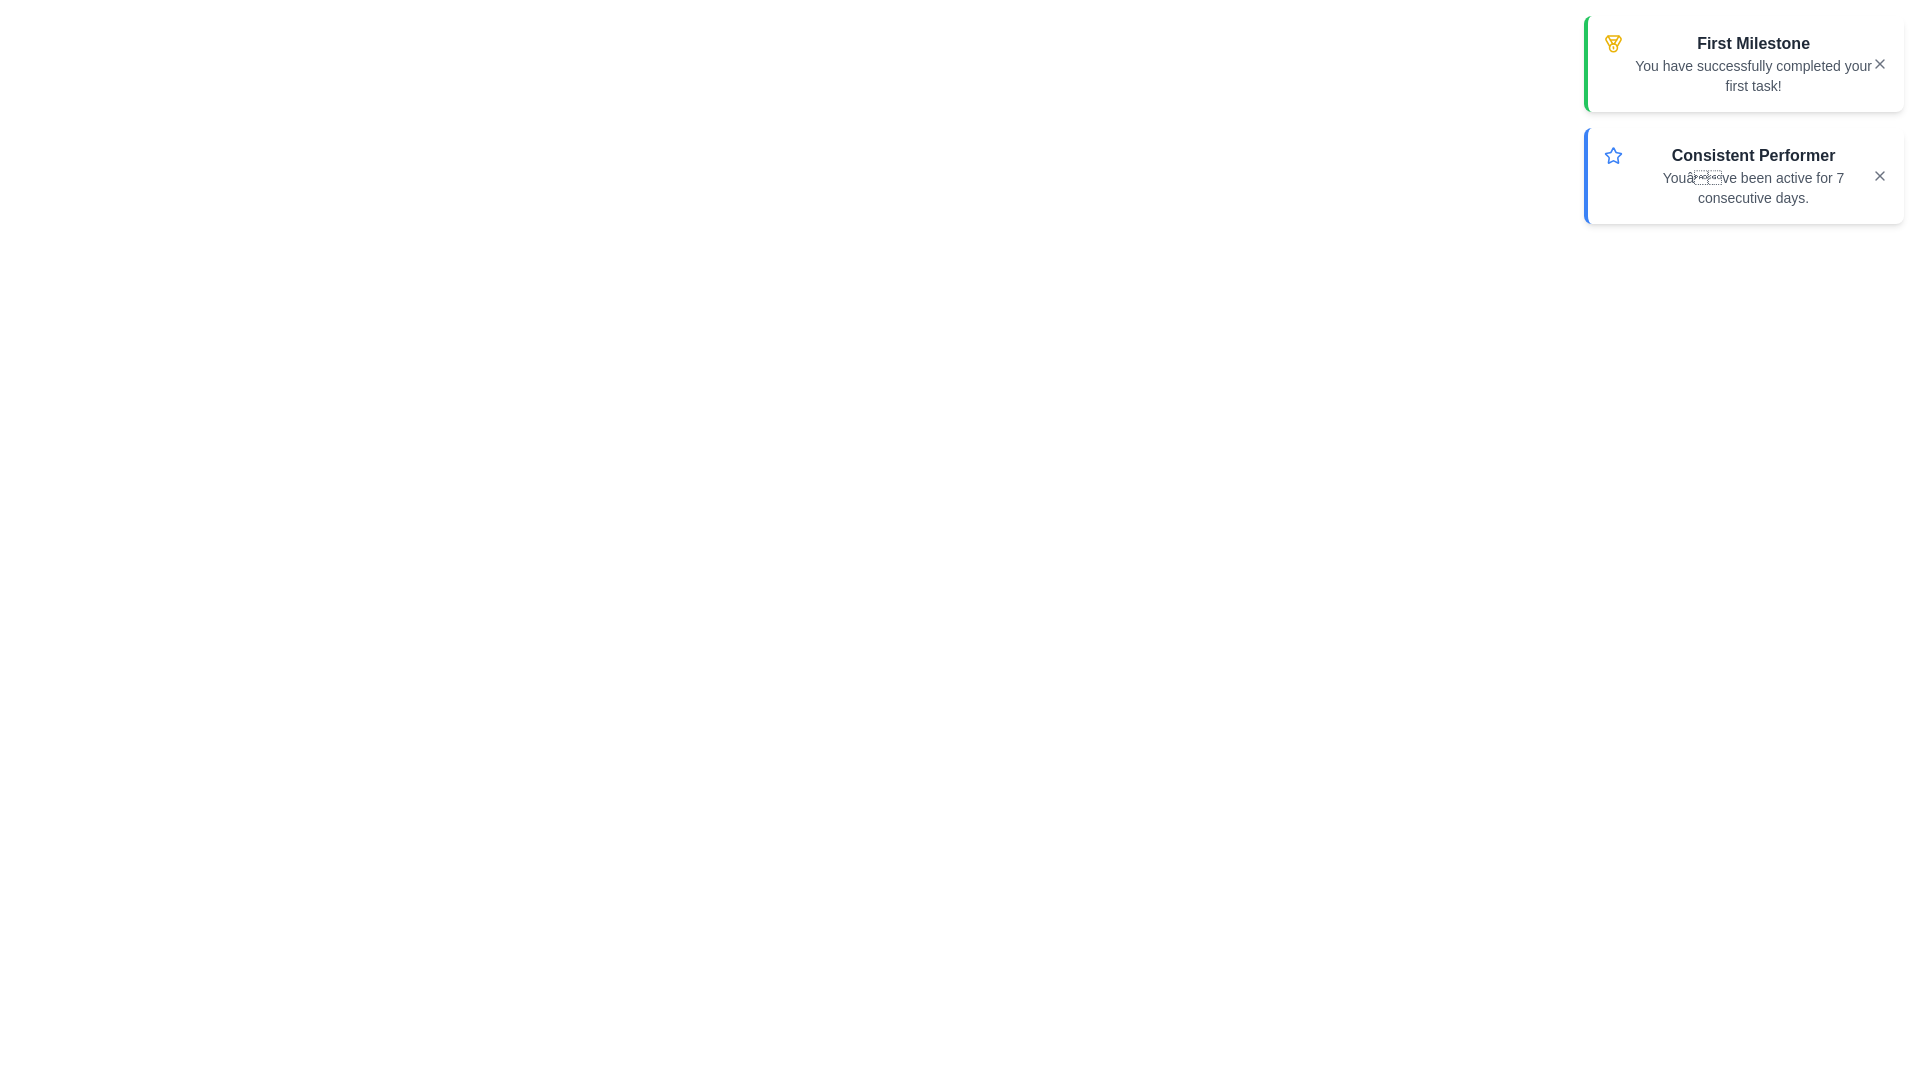 This screenshot has height=1080, width=1920. I want to click on the icon for the achievement titled First Milestone, so click(1612, 43).